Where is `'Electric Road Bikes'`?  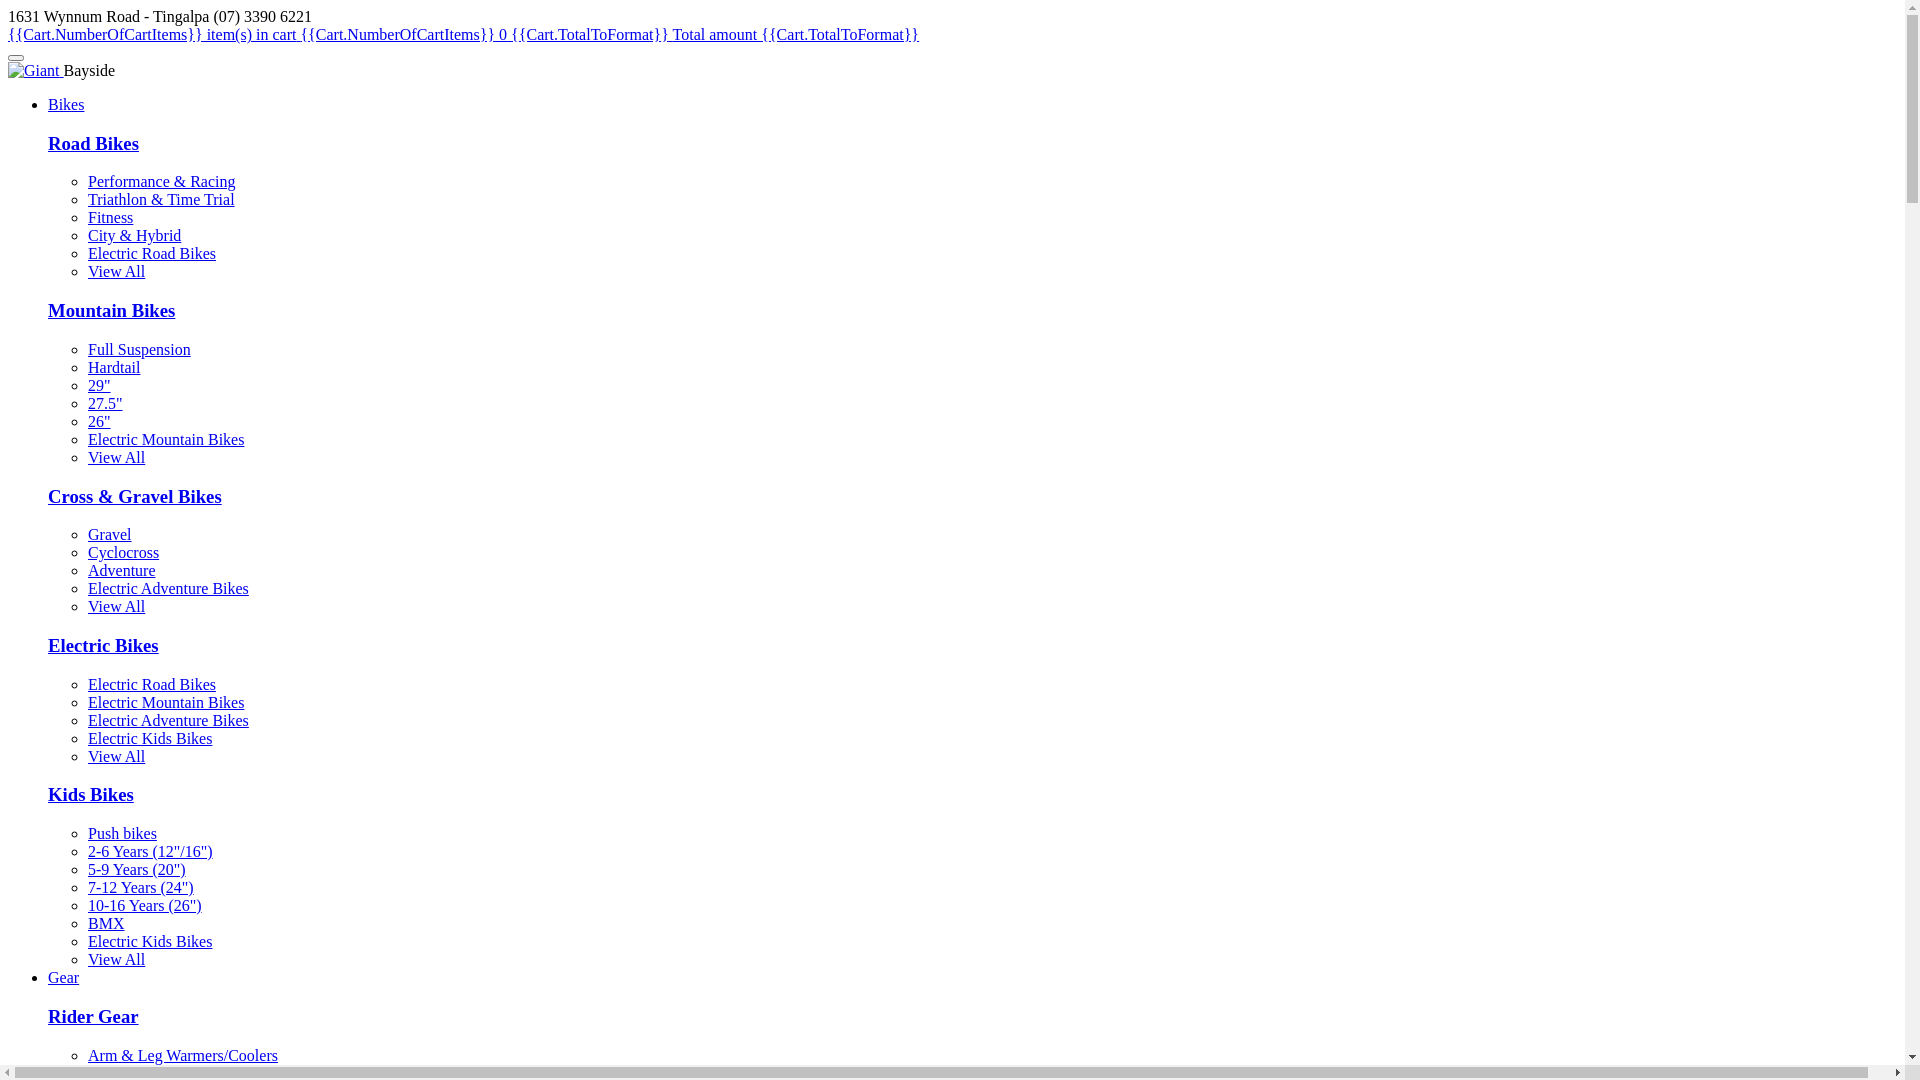
'Electric Road Bikes' is located at coordinates (151, 683).